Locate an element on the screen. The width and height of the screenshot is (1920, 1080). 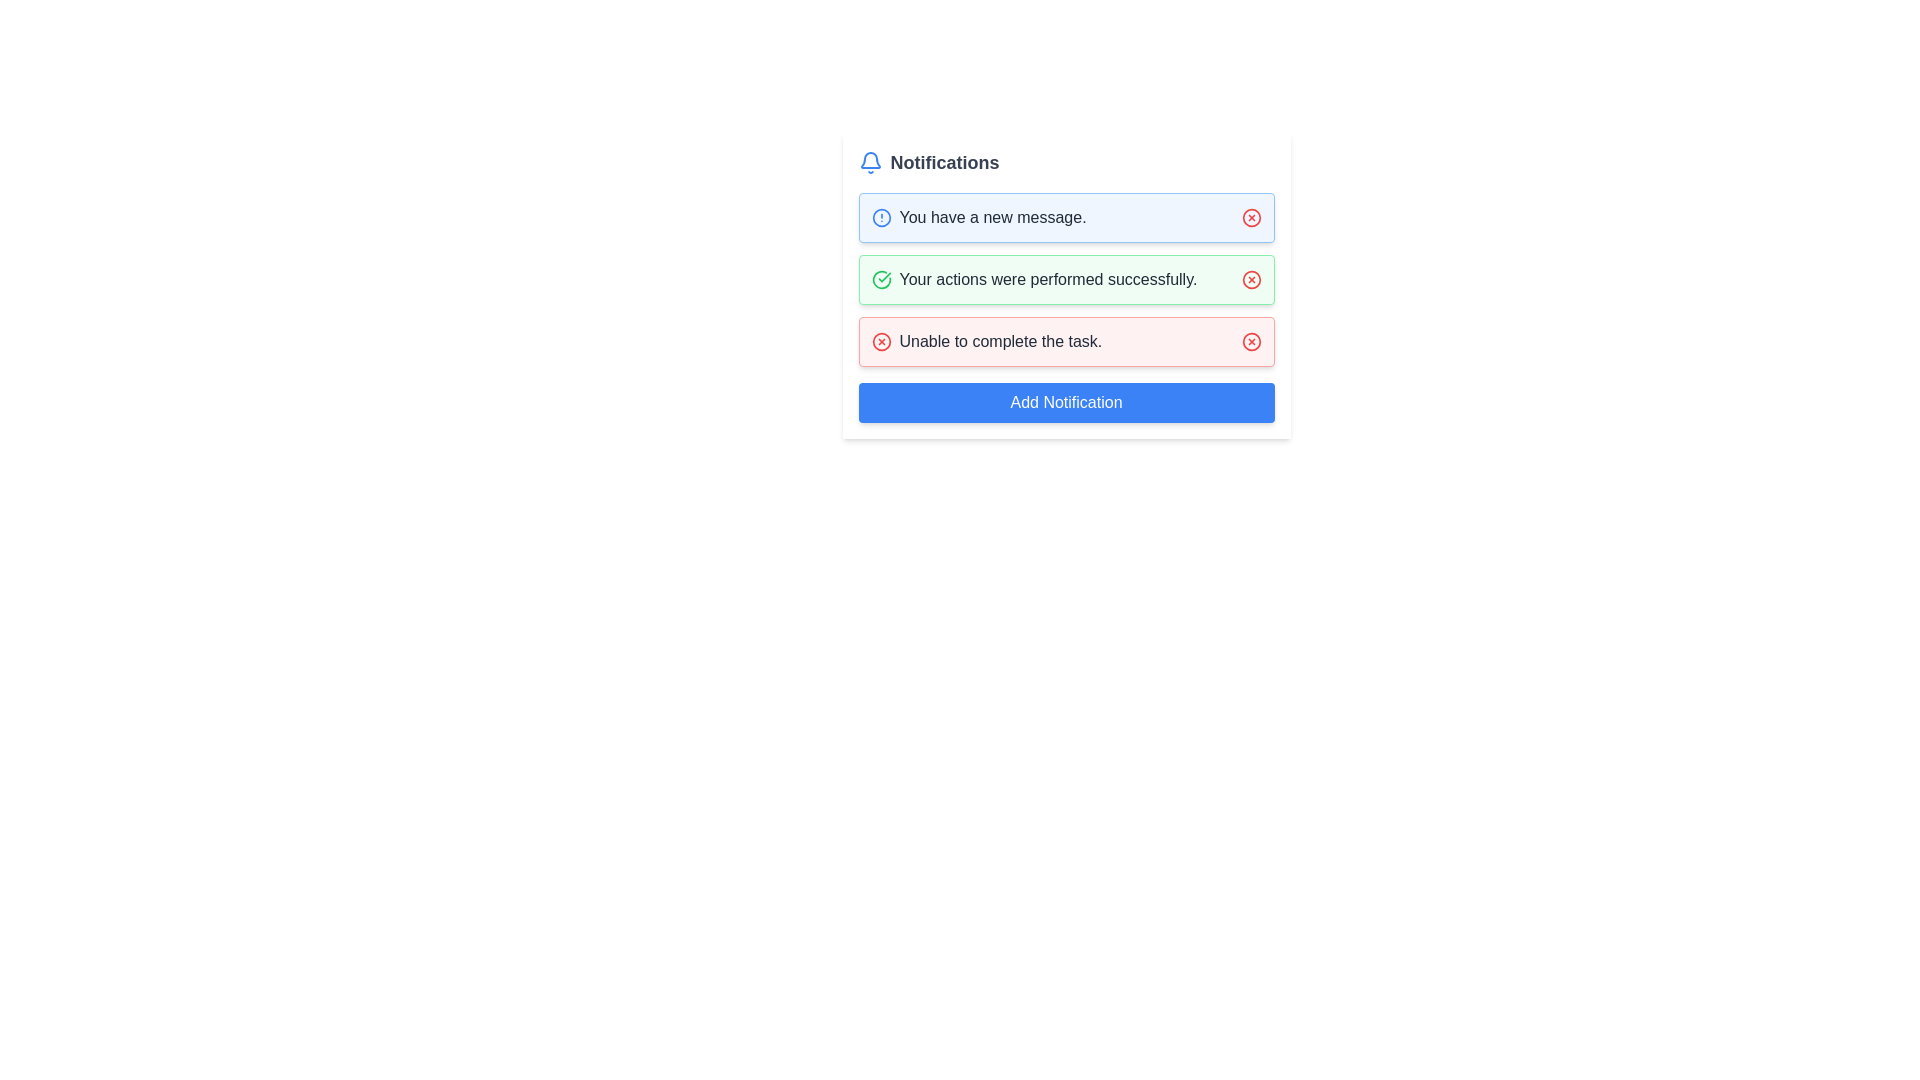
the success message displayed in the notification banner with a green background, featuring a green check icon and the text 'Your actions were performed successfully' is located at coordinates (1065, 280).